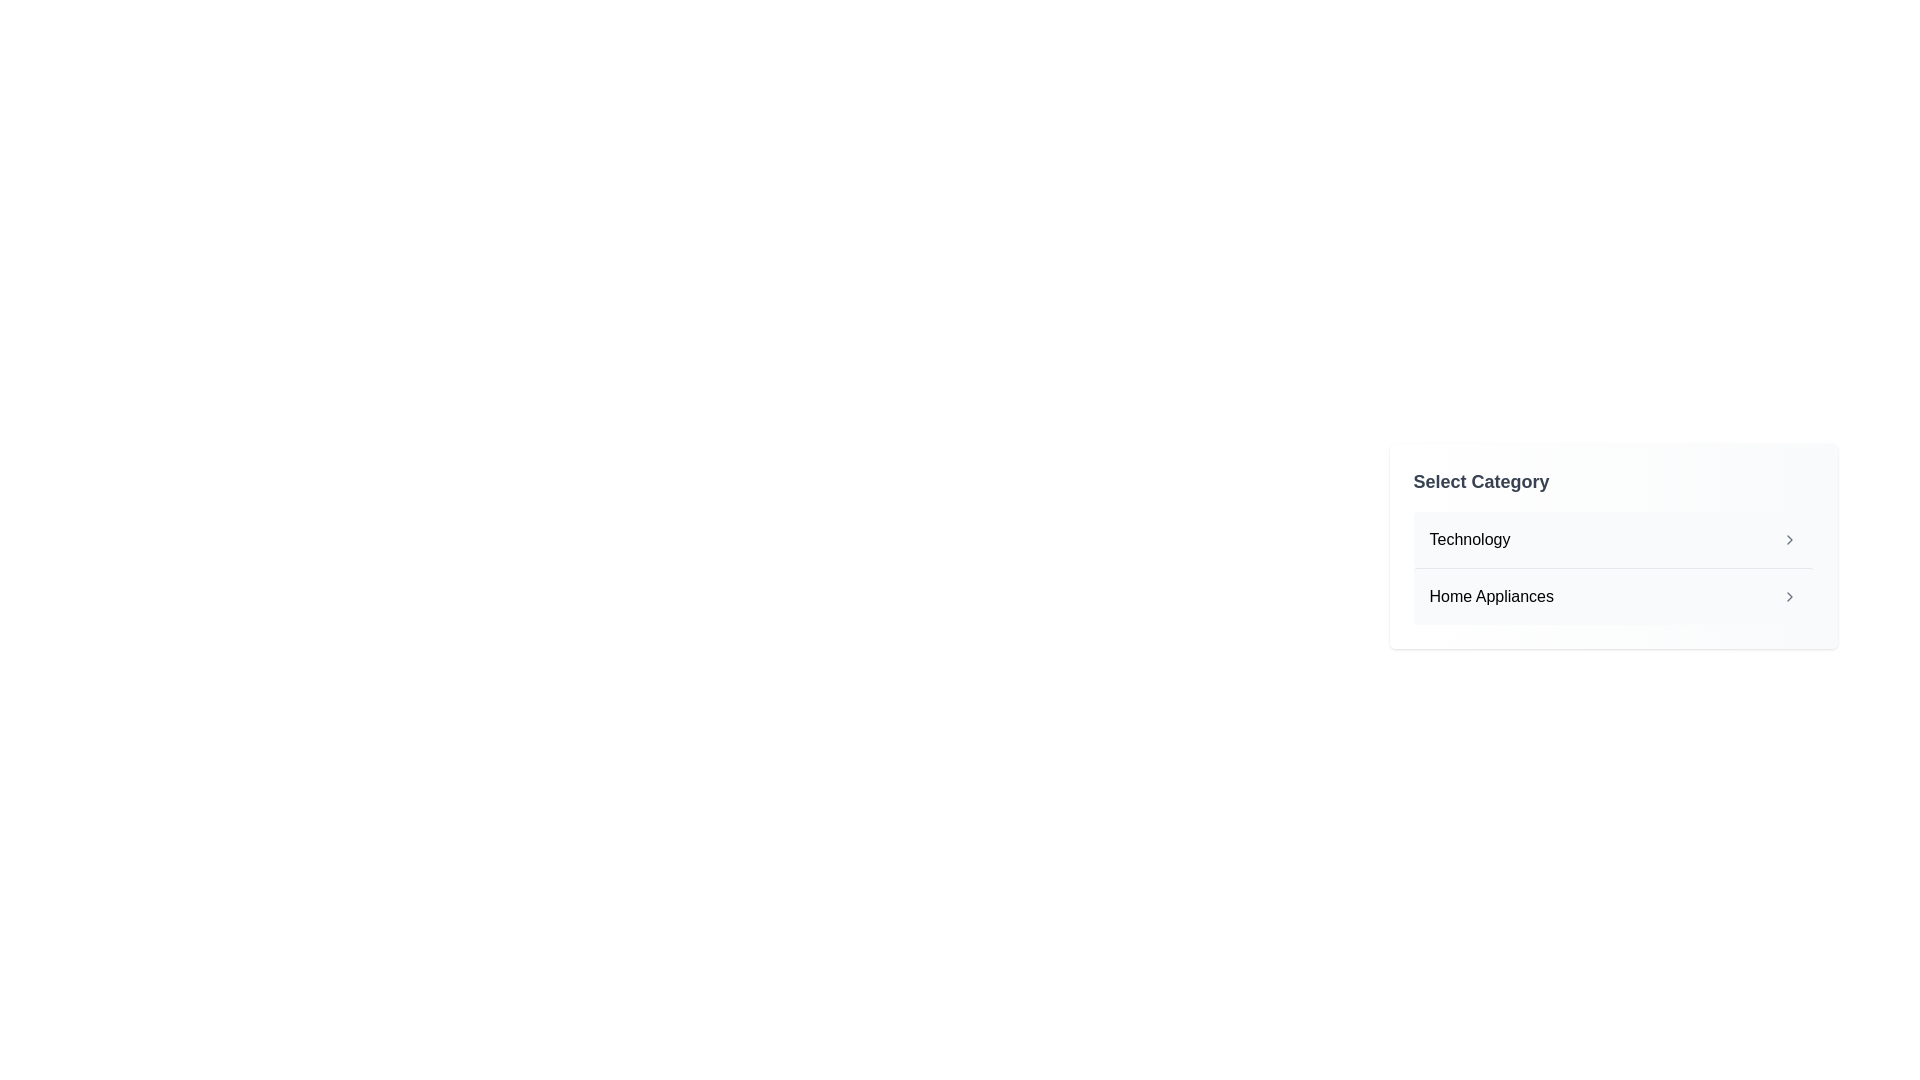 The width and height of the screenshot is (1920, 1080). I want to click on the 'Technology' text label that is prominently displayed in a light gray rectangular box, part of a vertical list of selectable categories, so click(1469, 540).